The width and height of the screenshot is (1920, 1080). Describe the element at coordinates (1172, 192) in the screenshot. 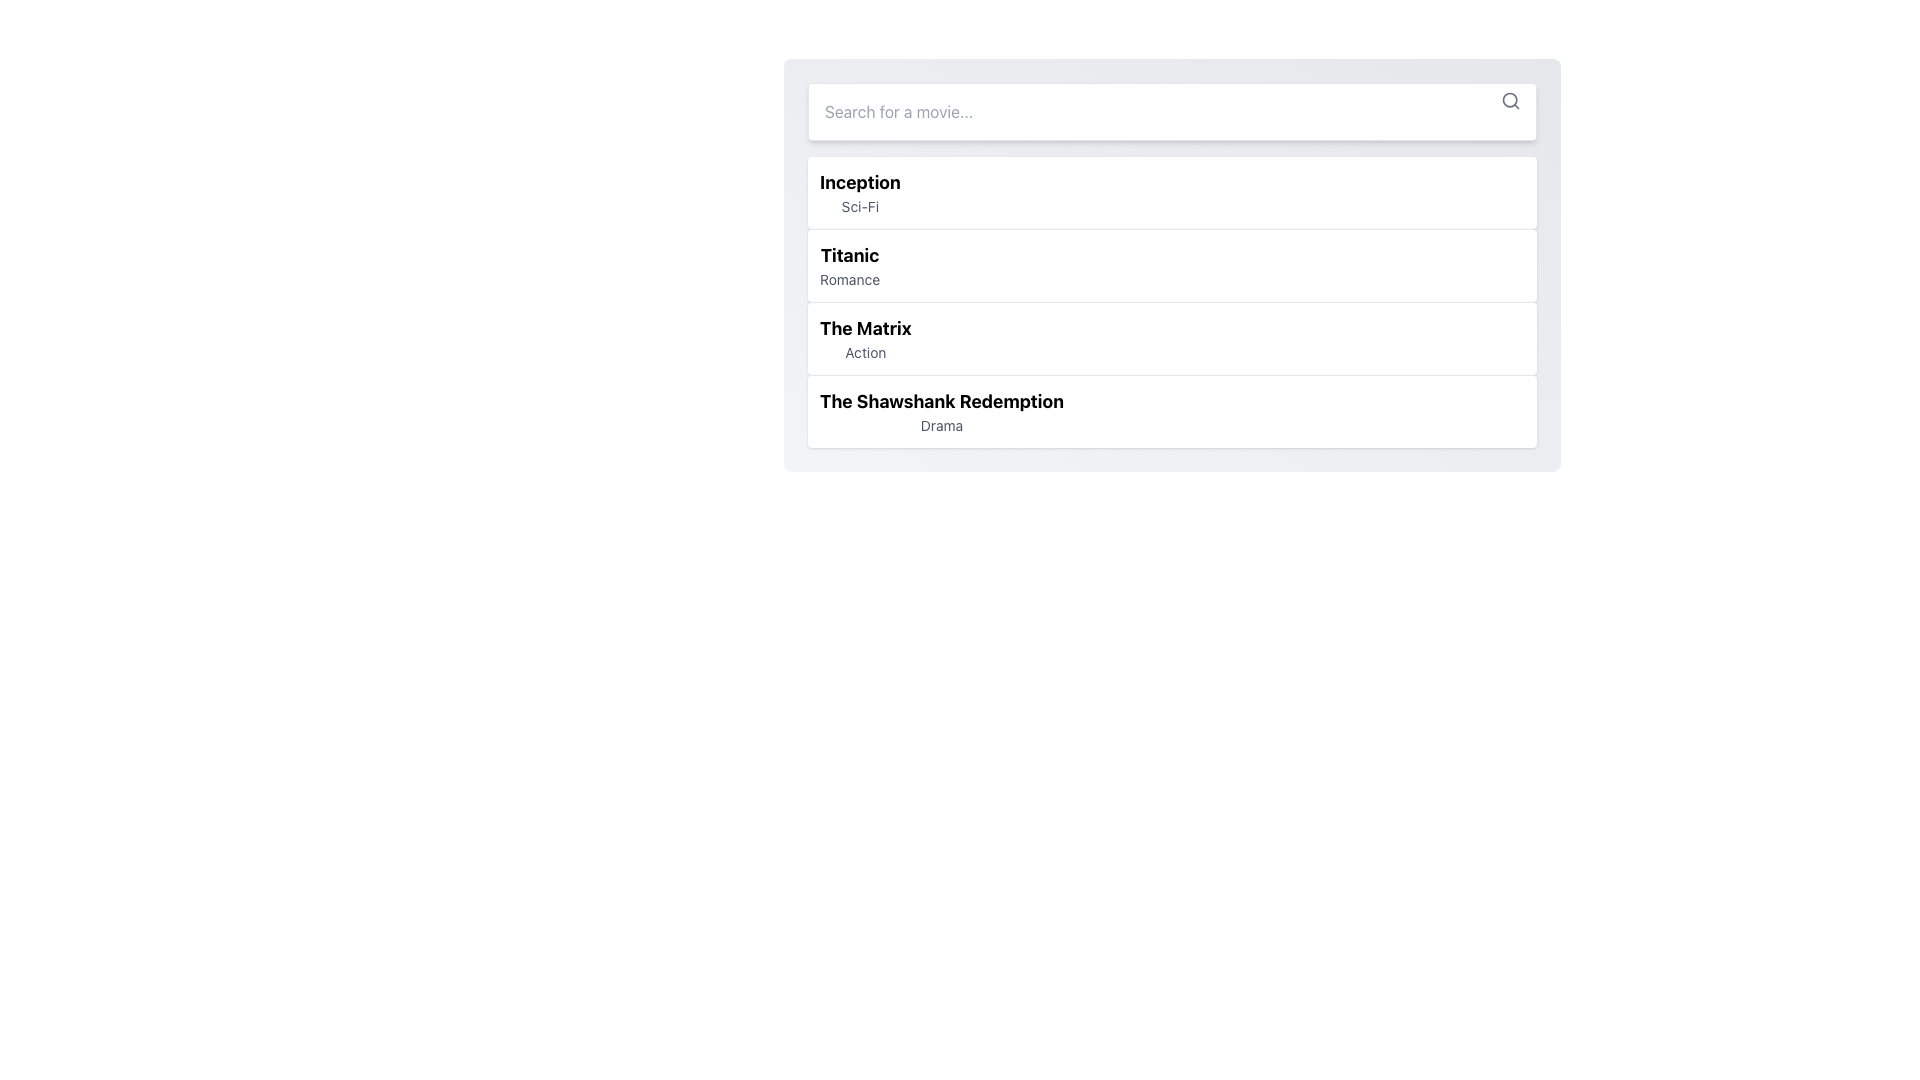

I see `the first list item titled 'Inception'` at that location.